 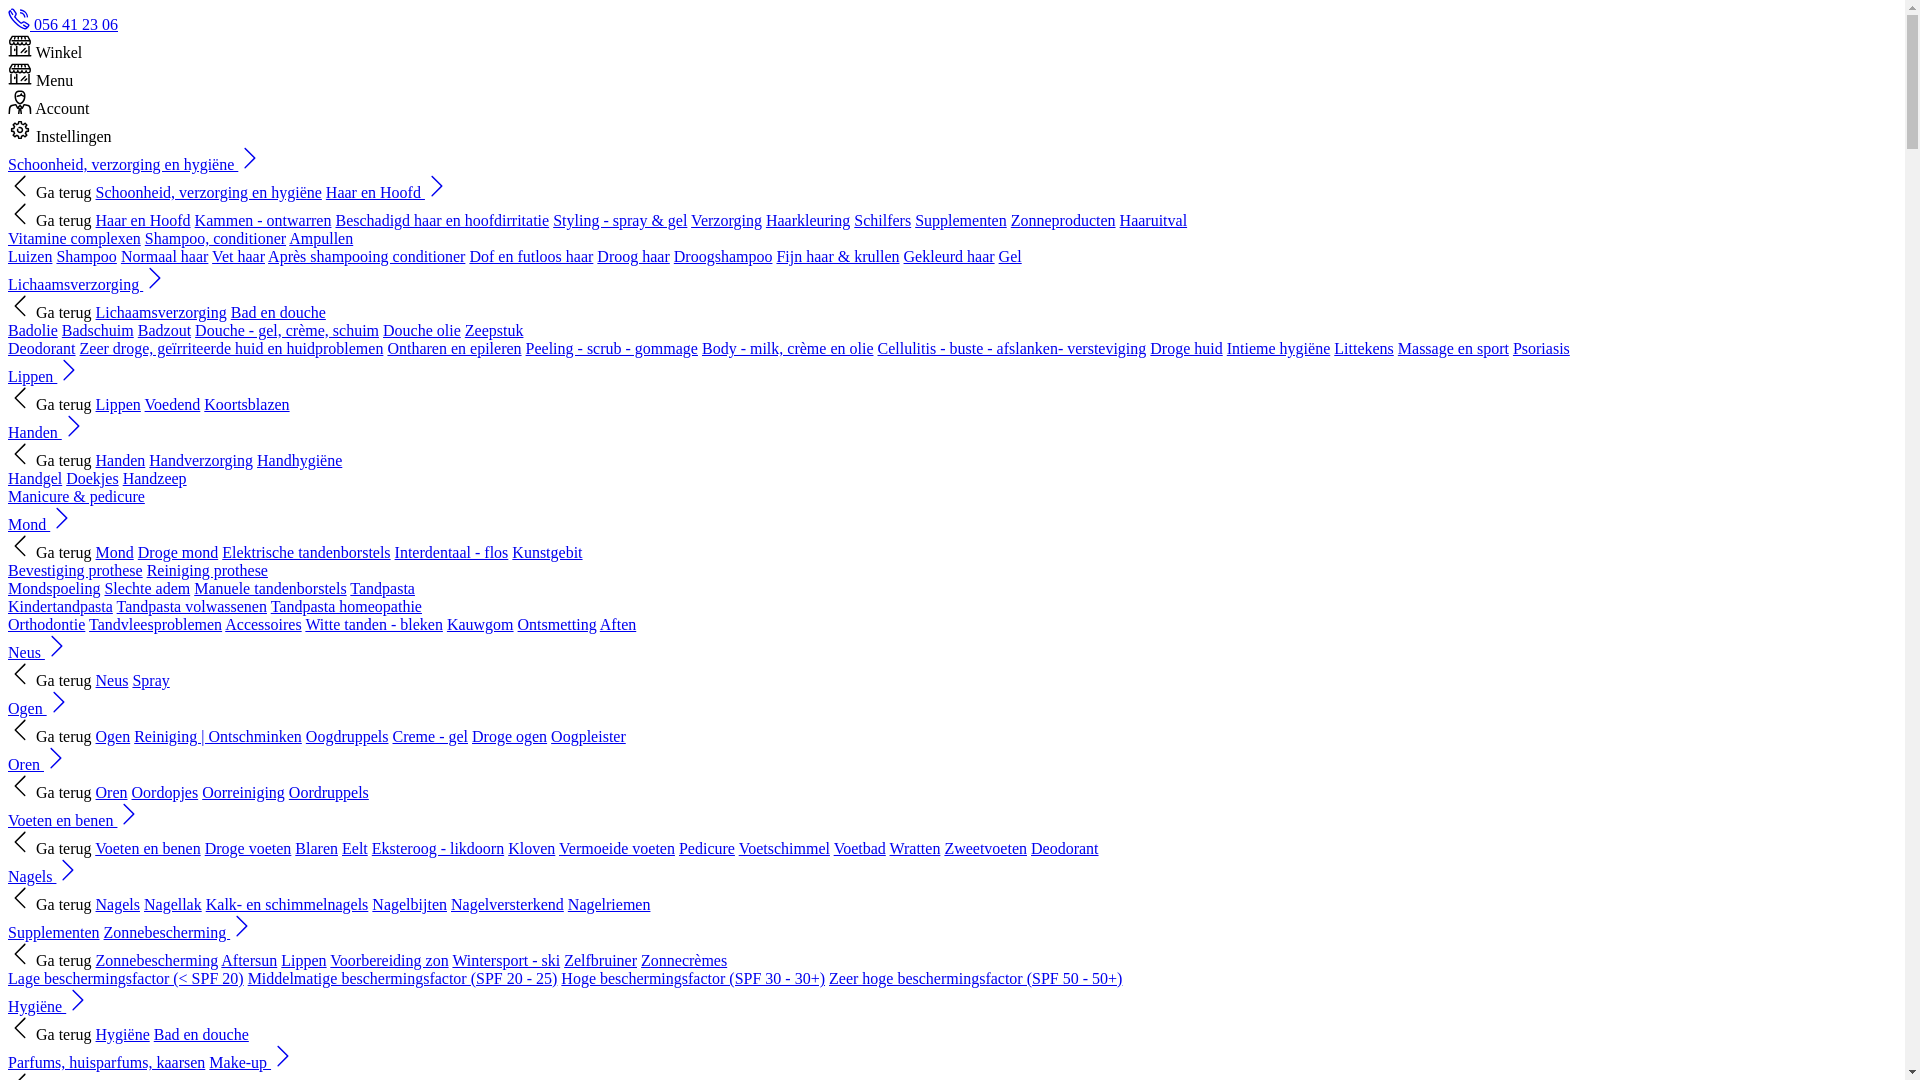 What do you see at coordinates (217, 736) in the screenshot?
I see `'Reiniging | Ontschminken'` at bounding box center [217, 736].